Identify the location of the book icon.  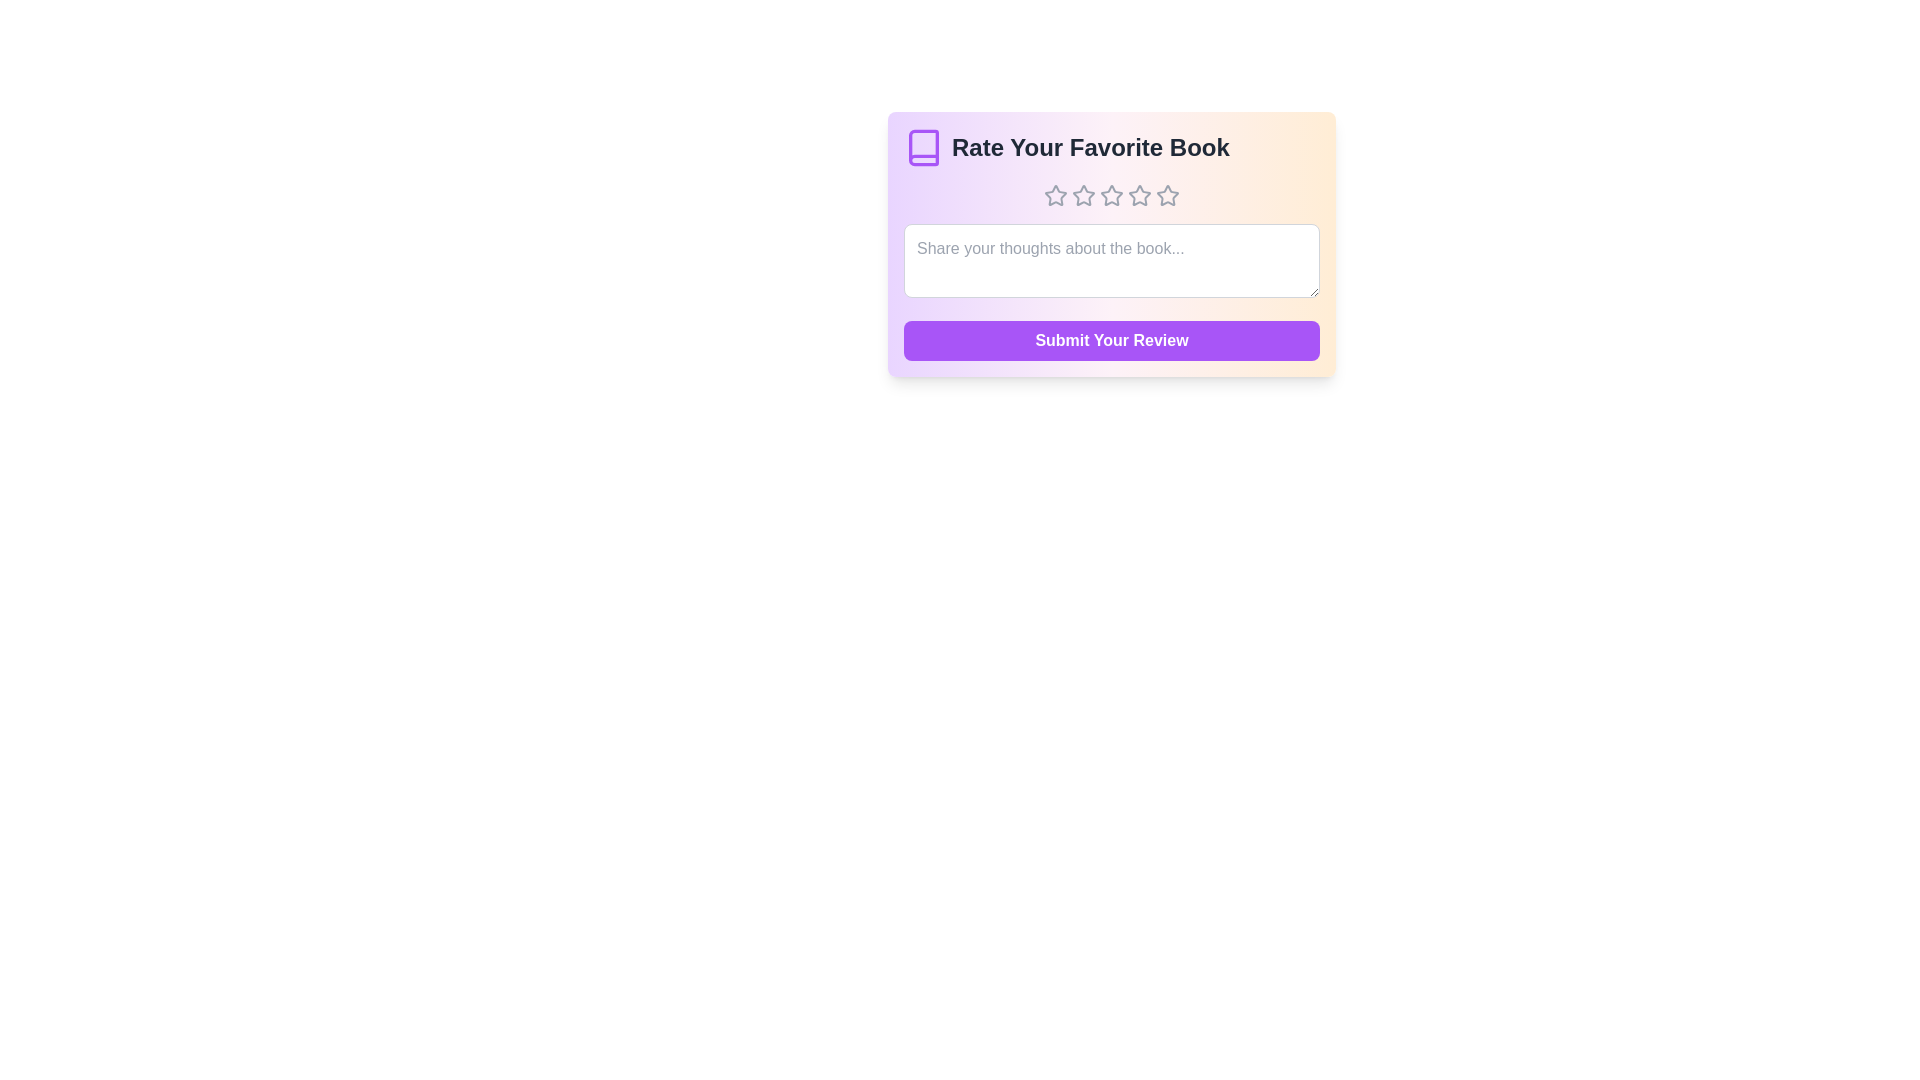
(923, 146).